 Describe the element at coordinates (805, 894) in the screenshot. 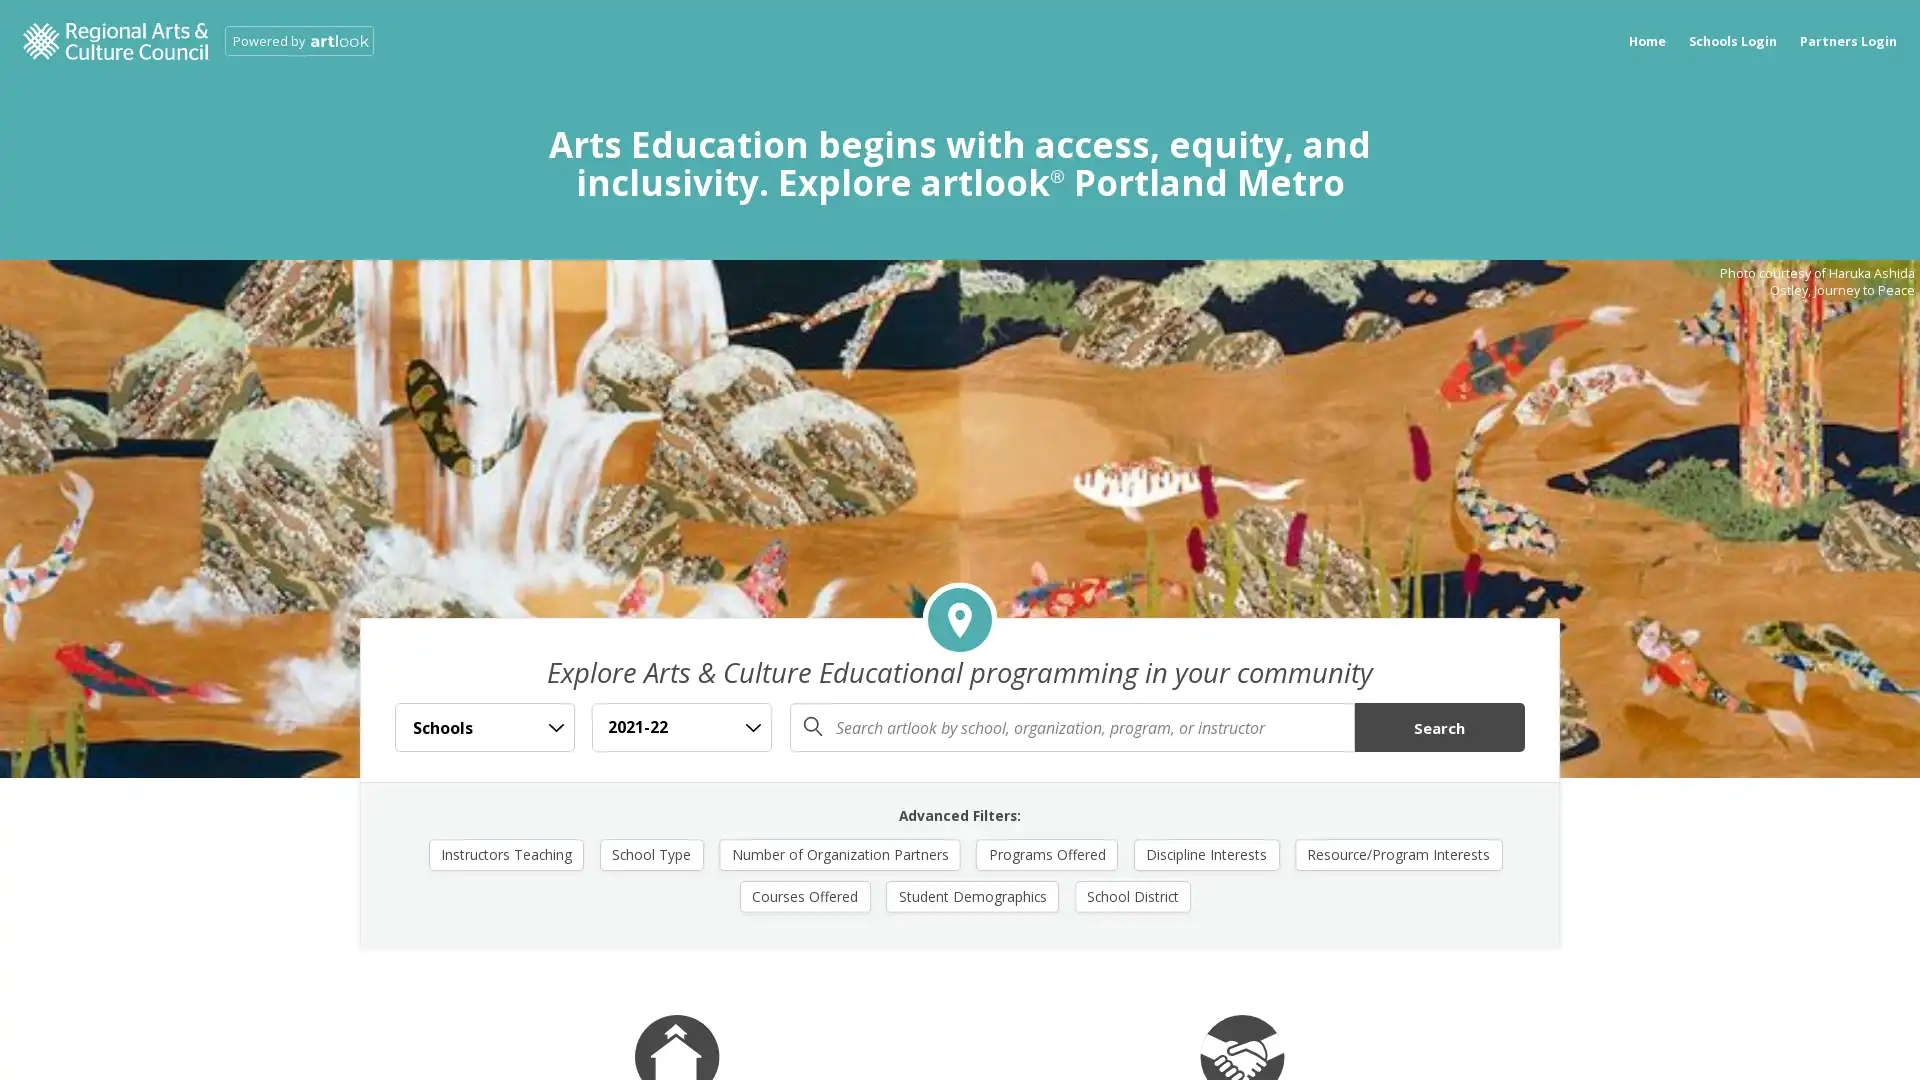

I see `Courses Offered` at that location.